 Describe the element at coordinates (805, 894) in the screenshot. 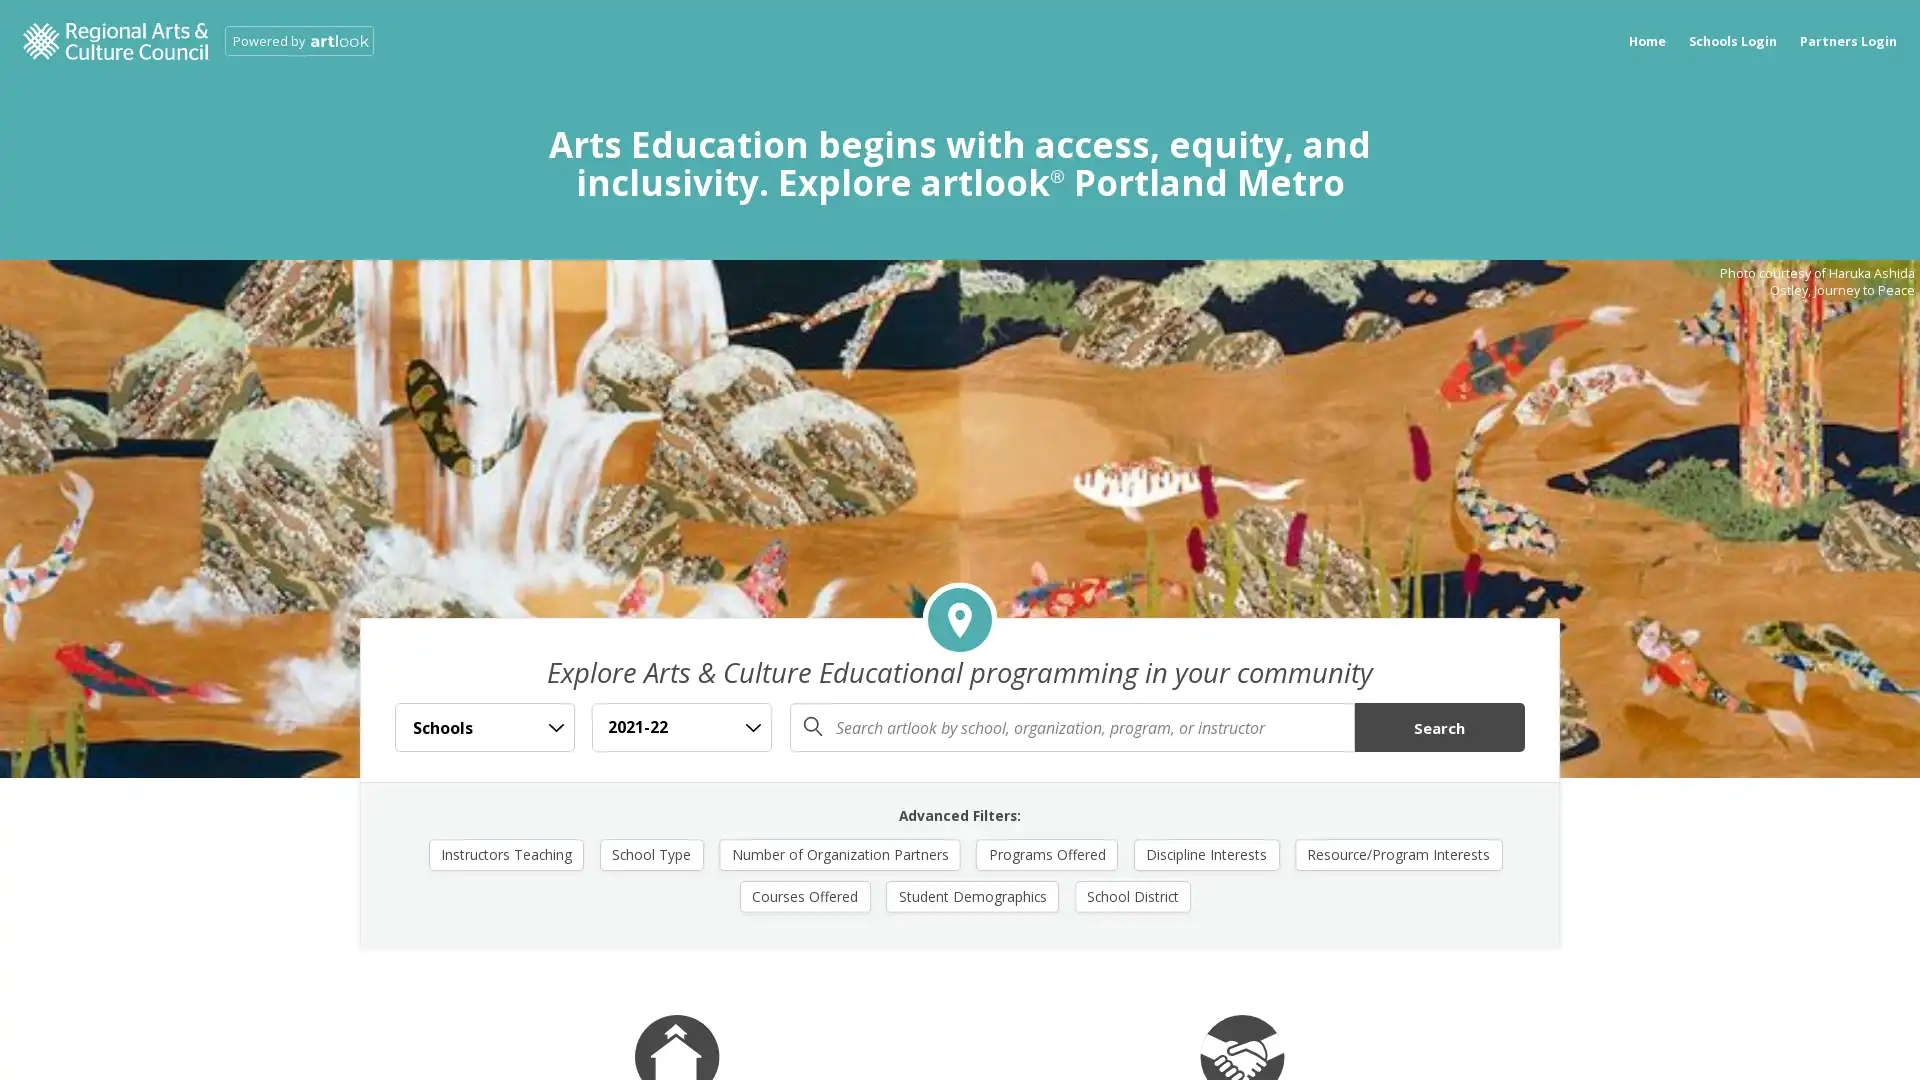

I see `Courses Offered` at that location.